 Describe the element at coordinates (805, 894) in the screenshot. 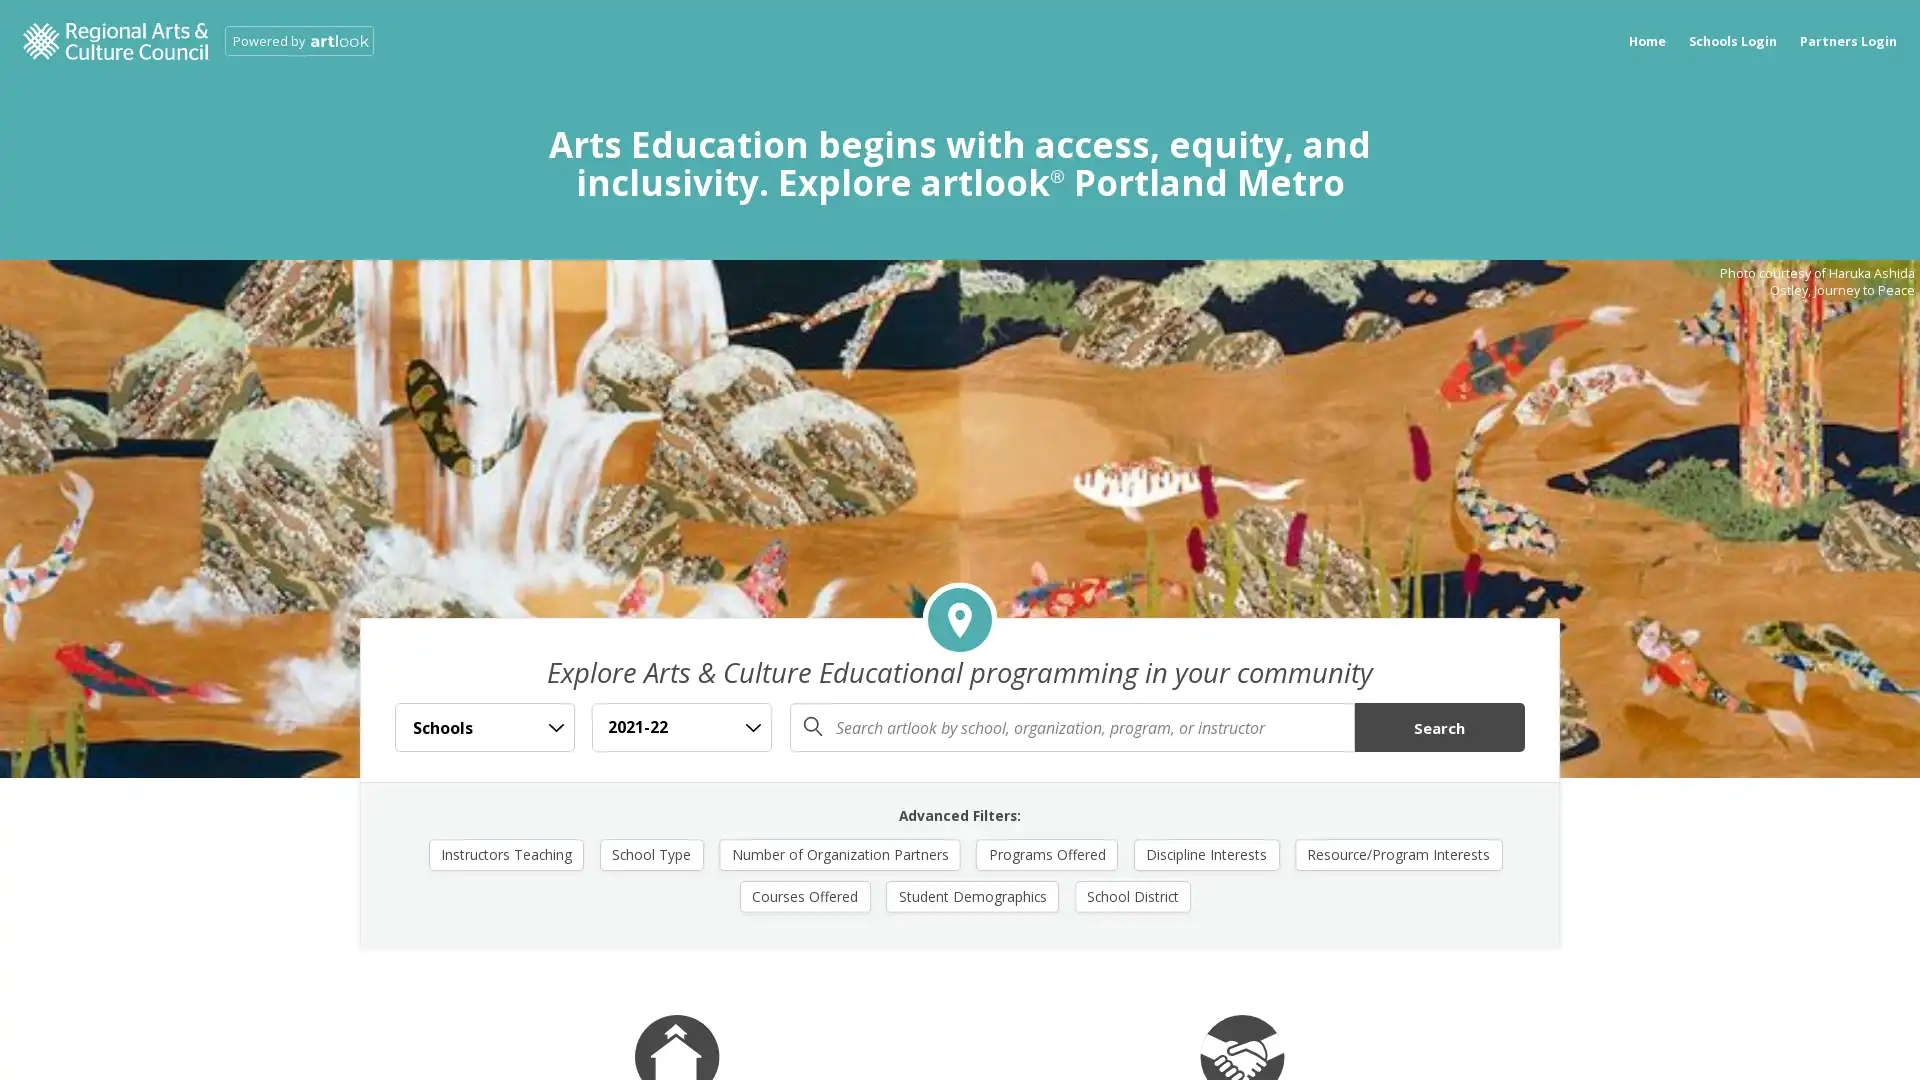

I see `Courses Offered` at that location.